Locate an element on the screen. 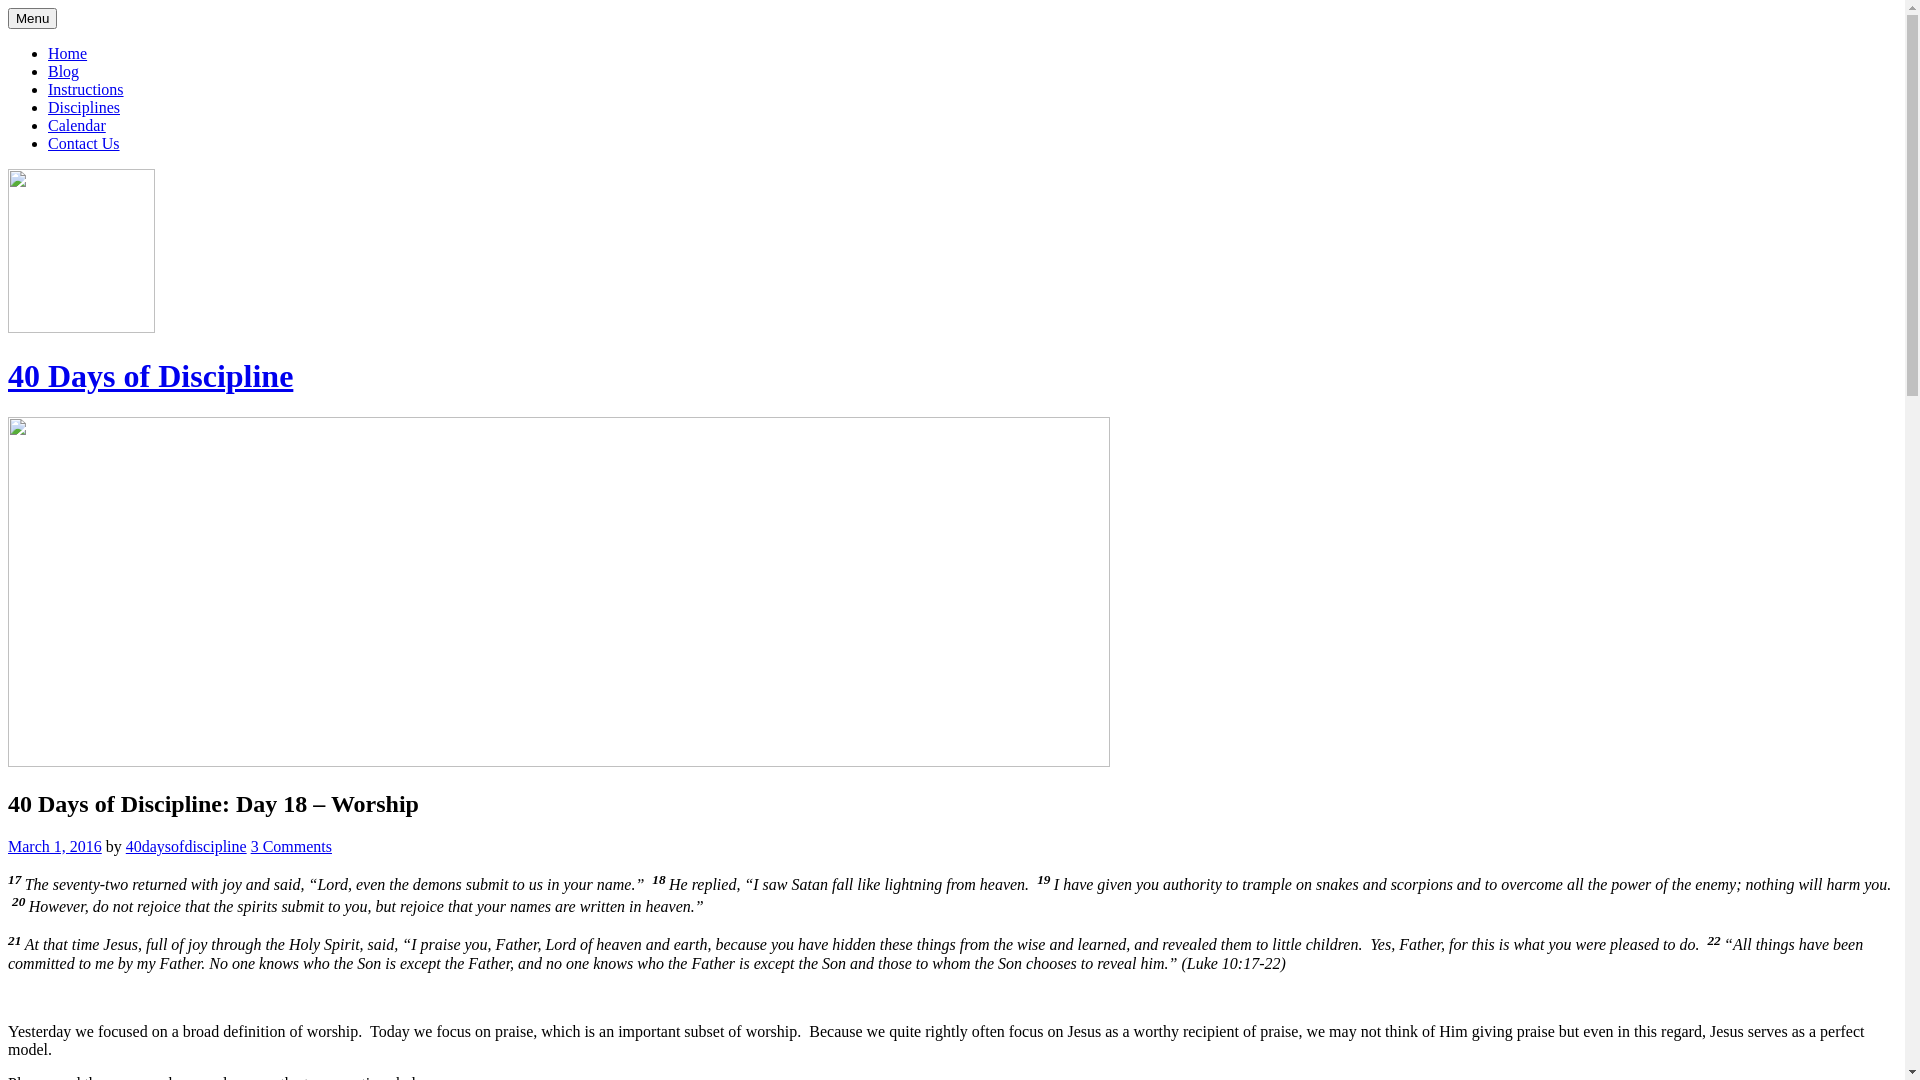  'March 1, 2016' is located at coordinates (54, 846).